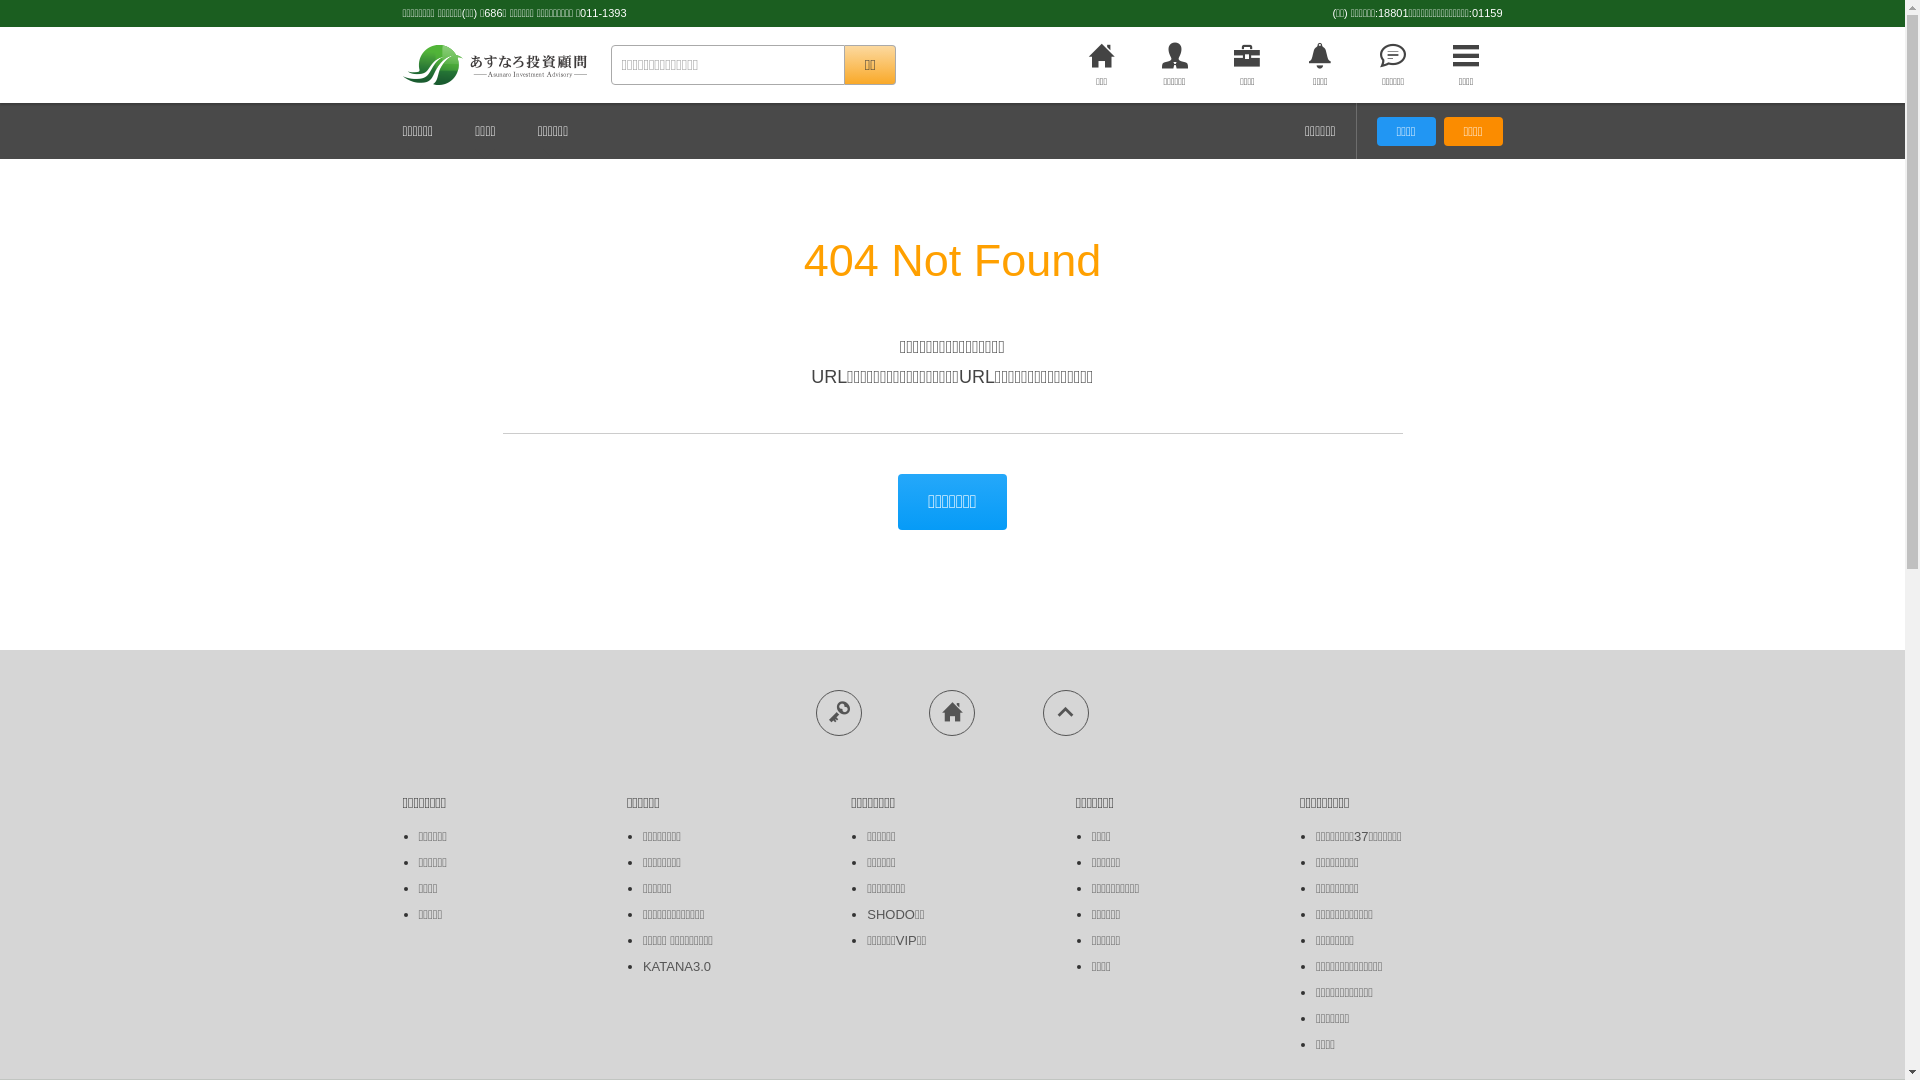  Describe the element at coordinates (676, 965) in the screenshot. I see `'KATANA3.0'` at that location.